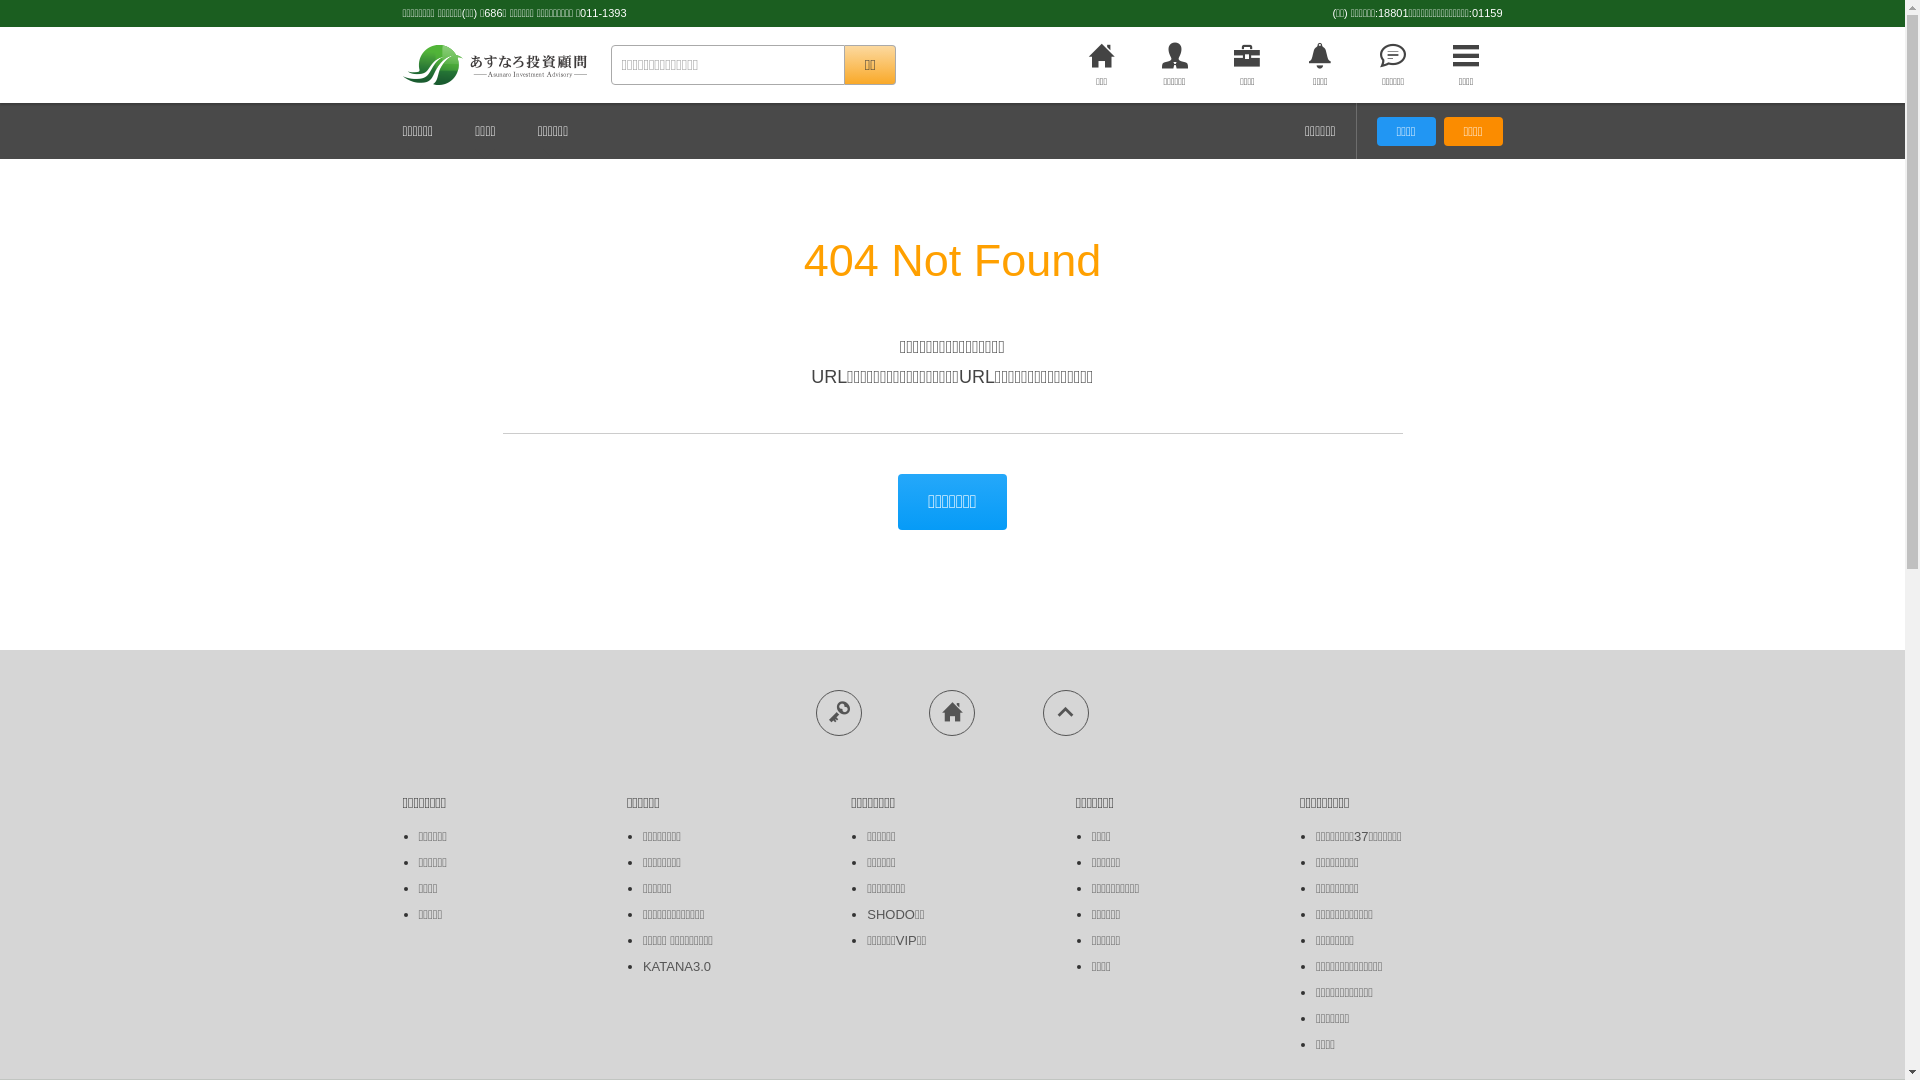  Describe the element at coordinates (676, 965) in the screenshot. I see `'KATANA3.0'` at that location.